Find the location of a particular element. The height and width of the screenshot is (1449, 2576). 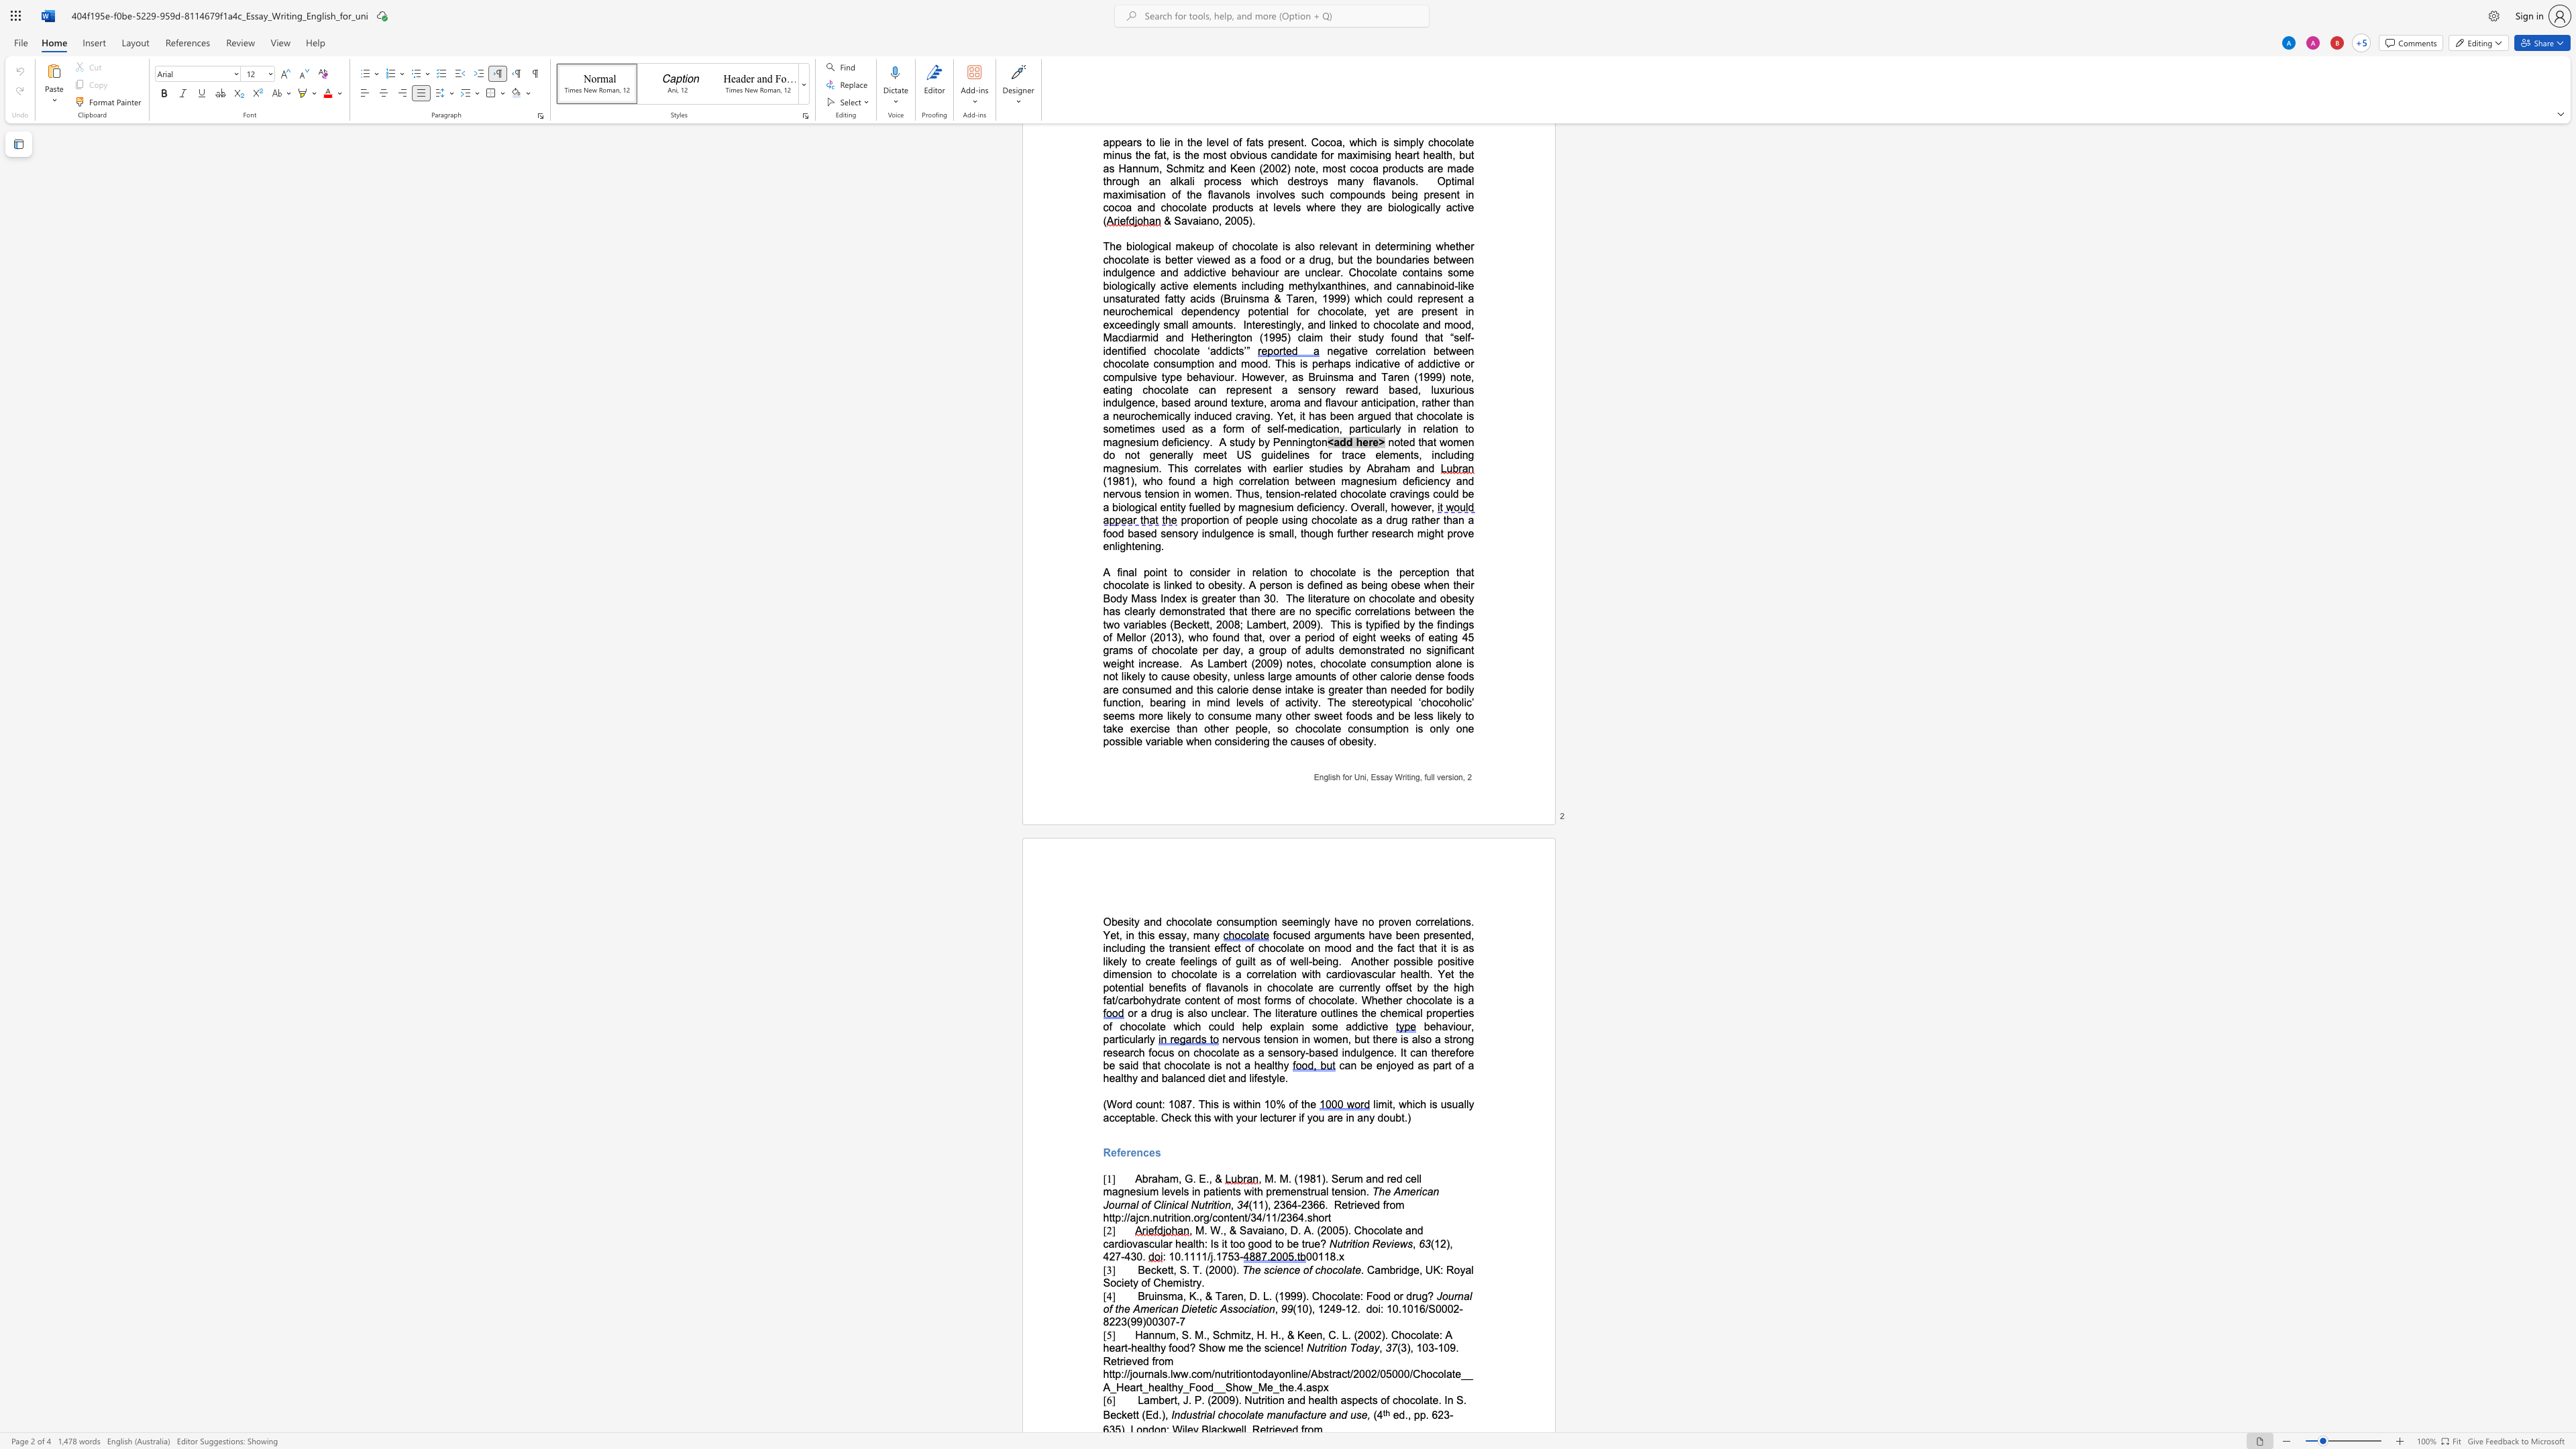

the space between the continuous character "i" and "n" in the text is located at coordinates (1411, 776).